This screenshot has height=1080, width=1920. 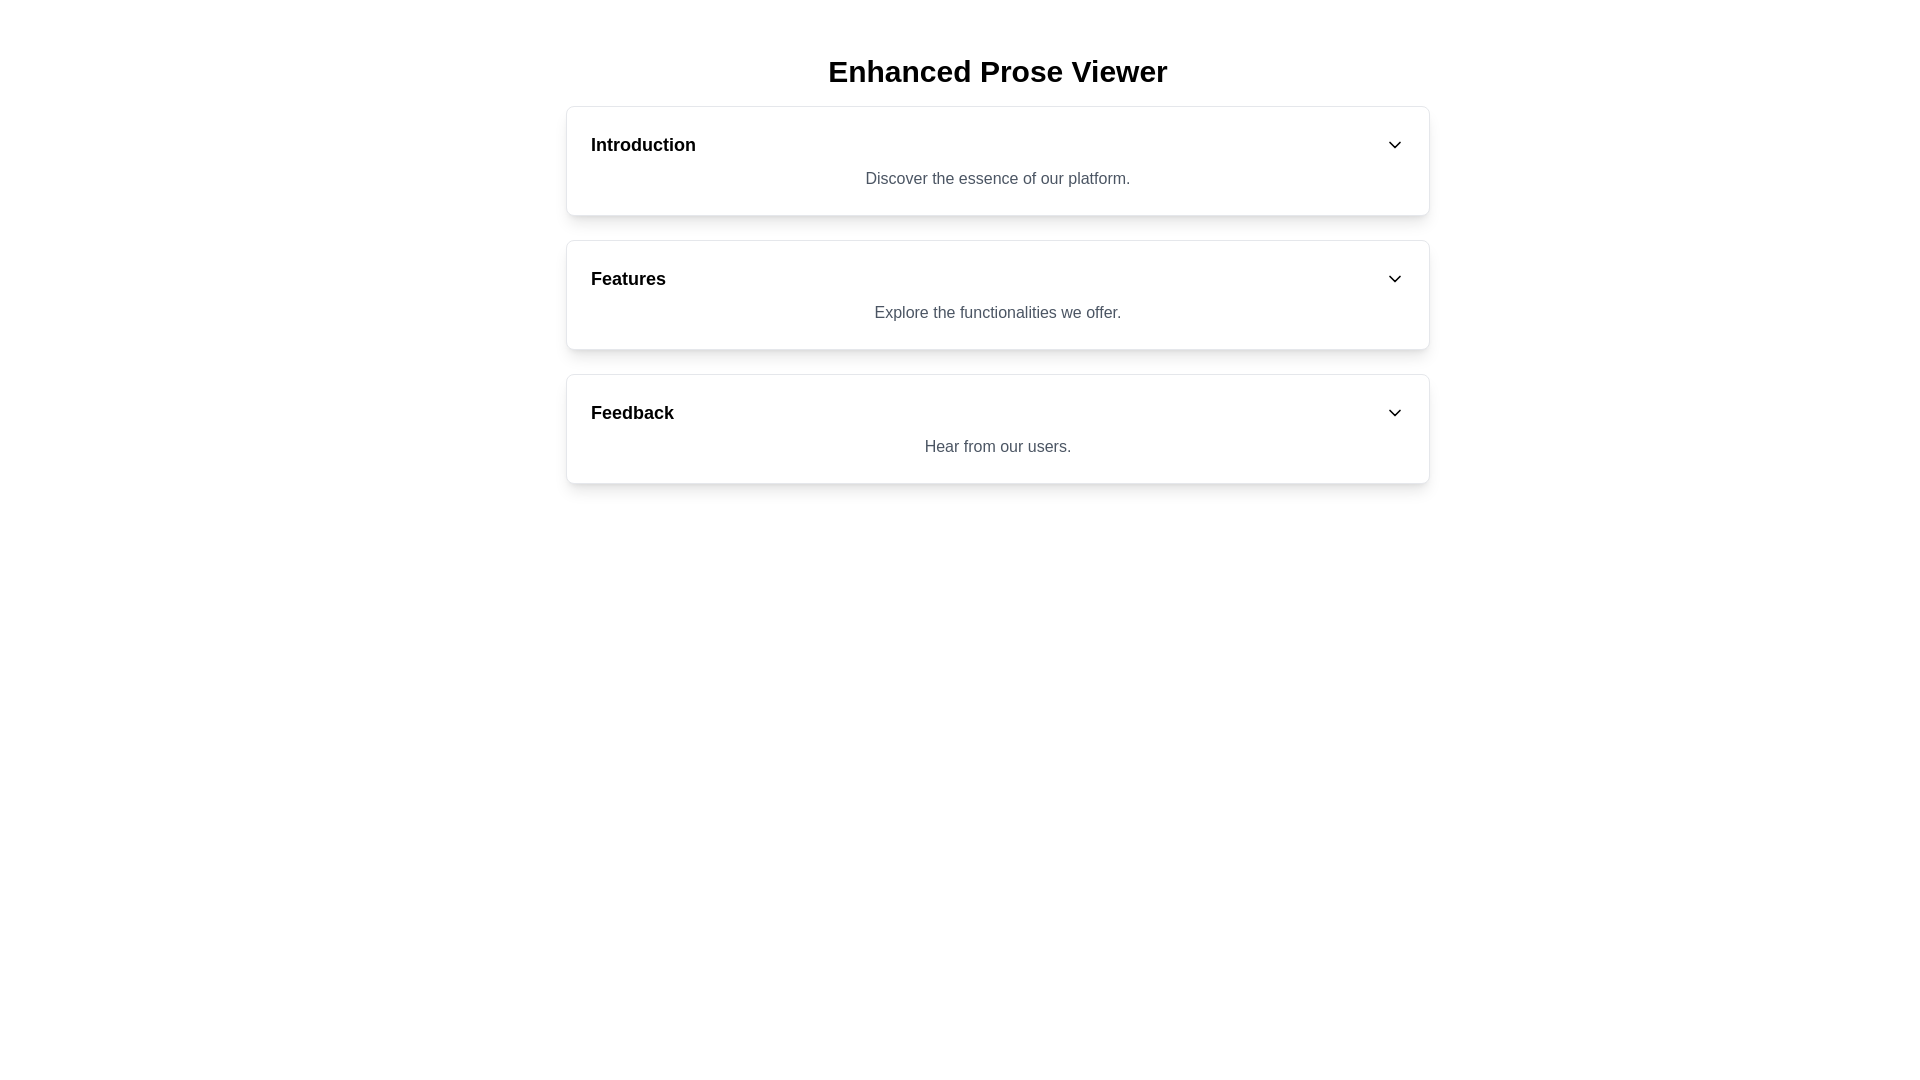 I want to click on the chevron-down icon located to the far right of the 'Features' section header, so click(x=1394, y=278).